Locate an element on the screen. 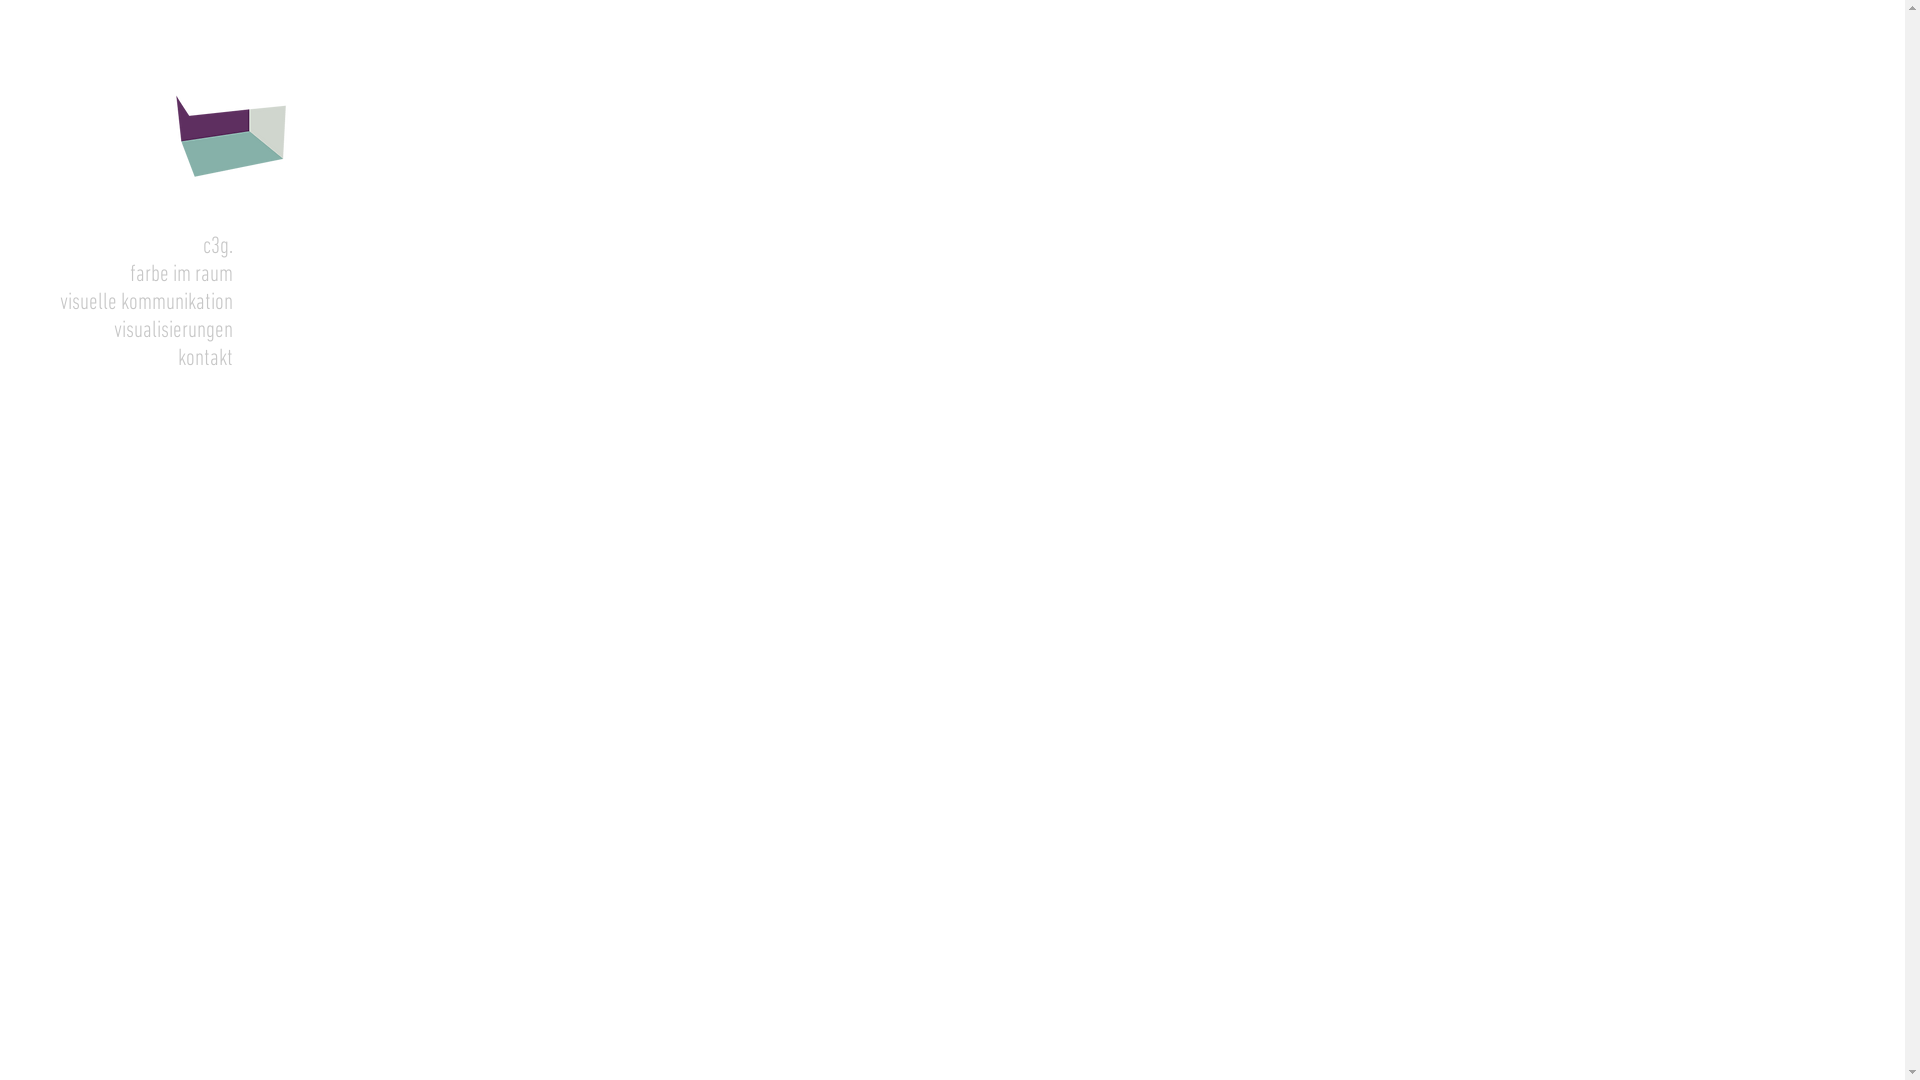  'visualisierungen' is located at coordinates (115, 330).